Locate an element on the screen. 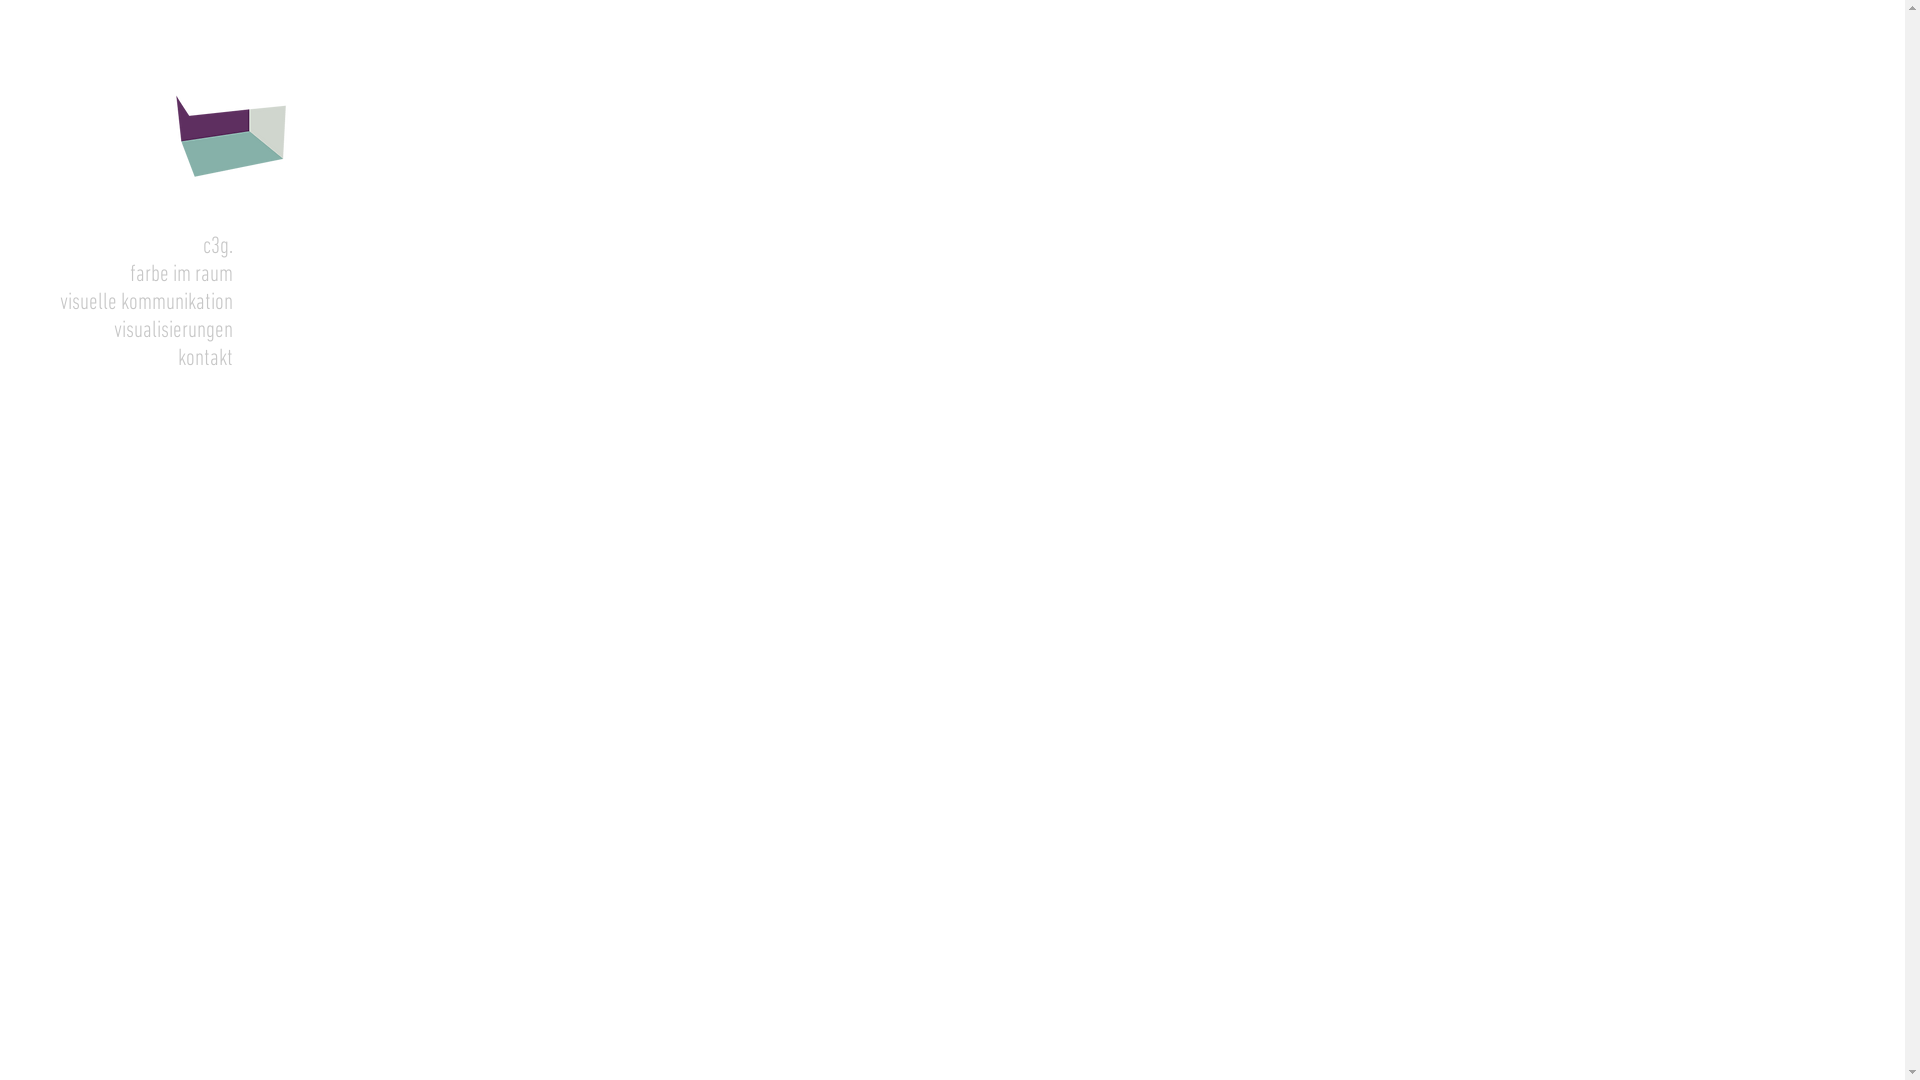  'visualisierungen' is located at coordinates (115, 330).